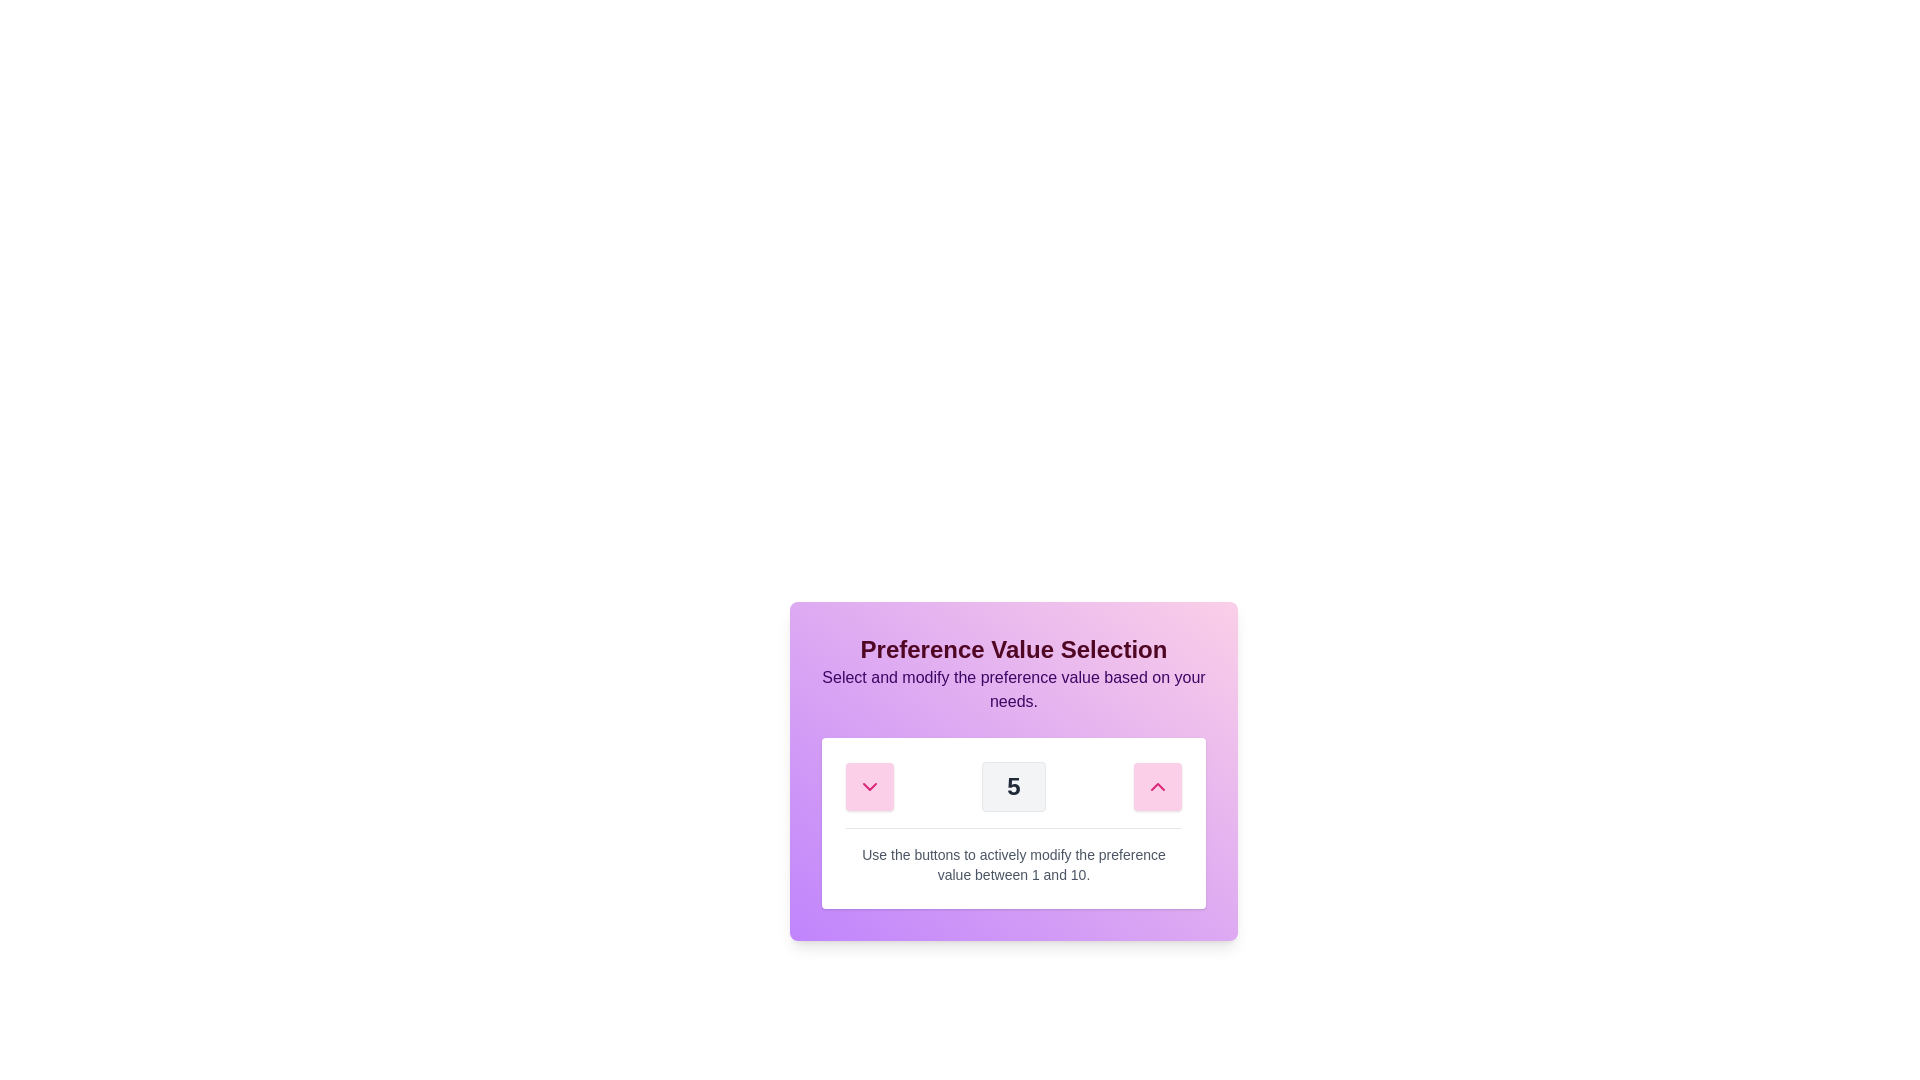  Describe the element at coordinates (1013, 689) in the screenshot. I see `the text element that reads 'Select and modify the preference value based on your needs', which is styled in purple and located beneath the title 'Preference Value Selection'` at that location.